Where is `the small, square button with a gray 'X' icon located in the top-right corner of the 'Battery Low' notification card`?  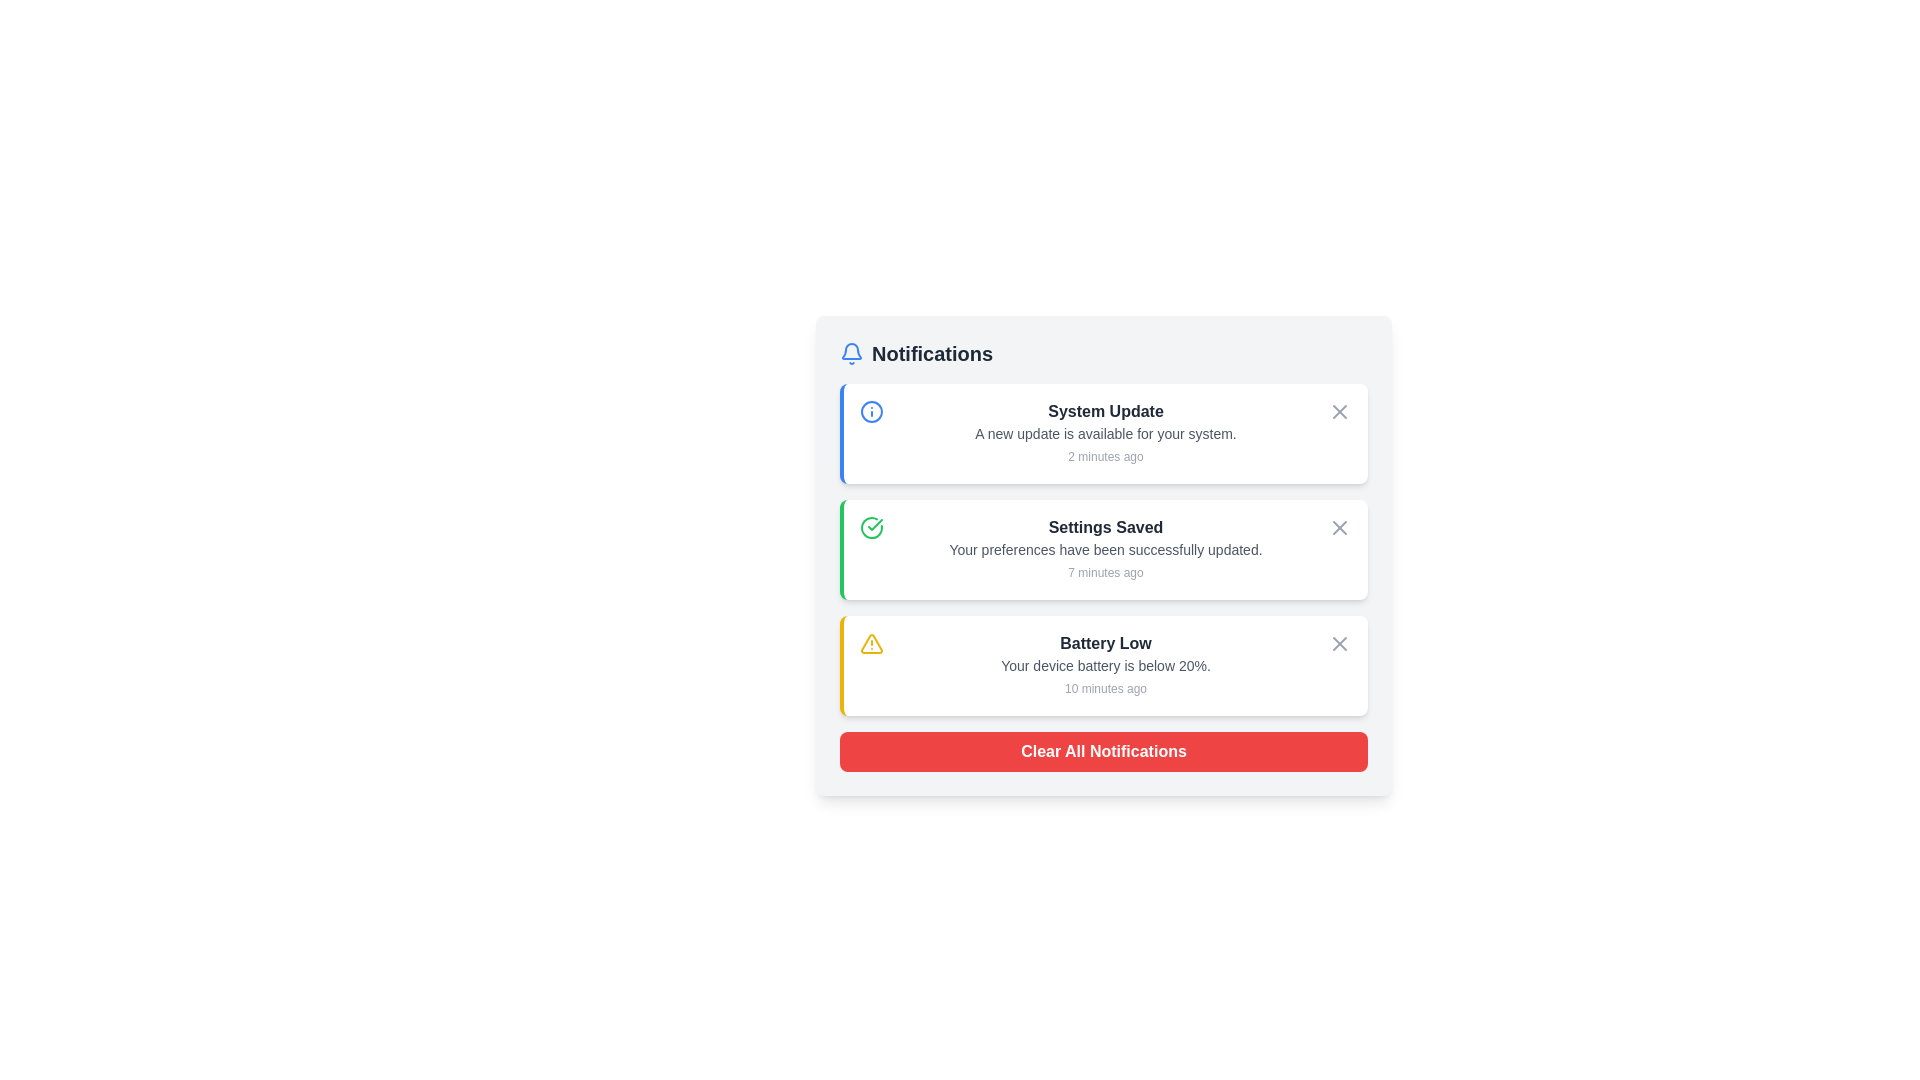
the small, square button with a gray 'X' icon located in the top-right corner of the 'Battery Low' notification card is located at coordinates (1339, 644).